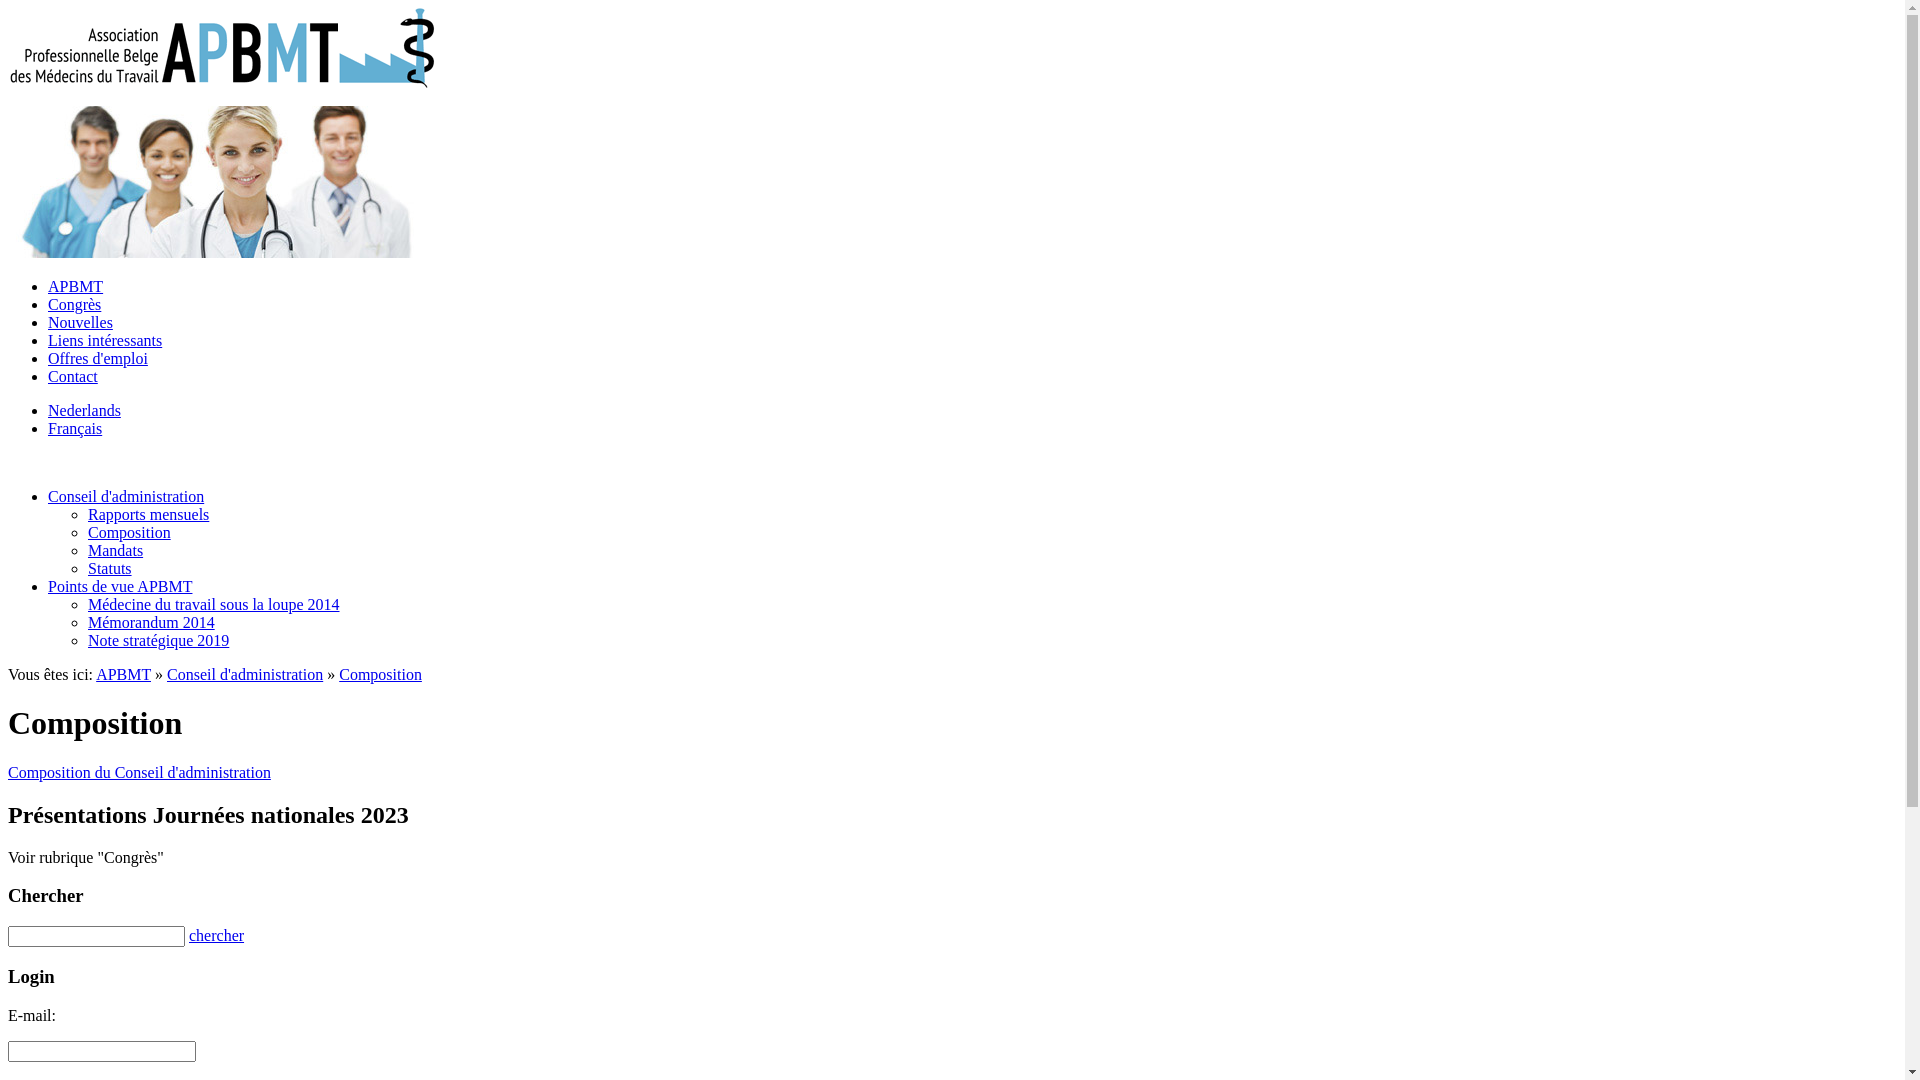 The height and width of the screenshot is (1080, 1920). Describe the element at coordinates (147, 513) in the screenshot. I see `'Rapports mensuels'` at that location.